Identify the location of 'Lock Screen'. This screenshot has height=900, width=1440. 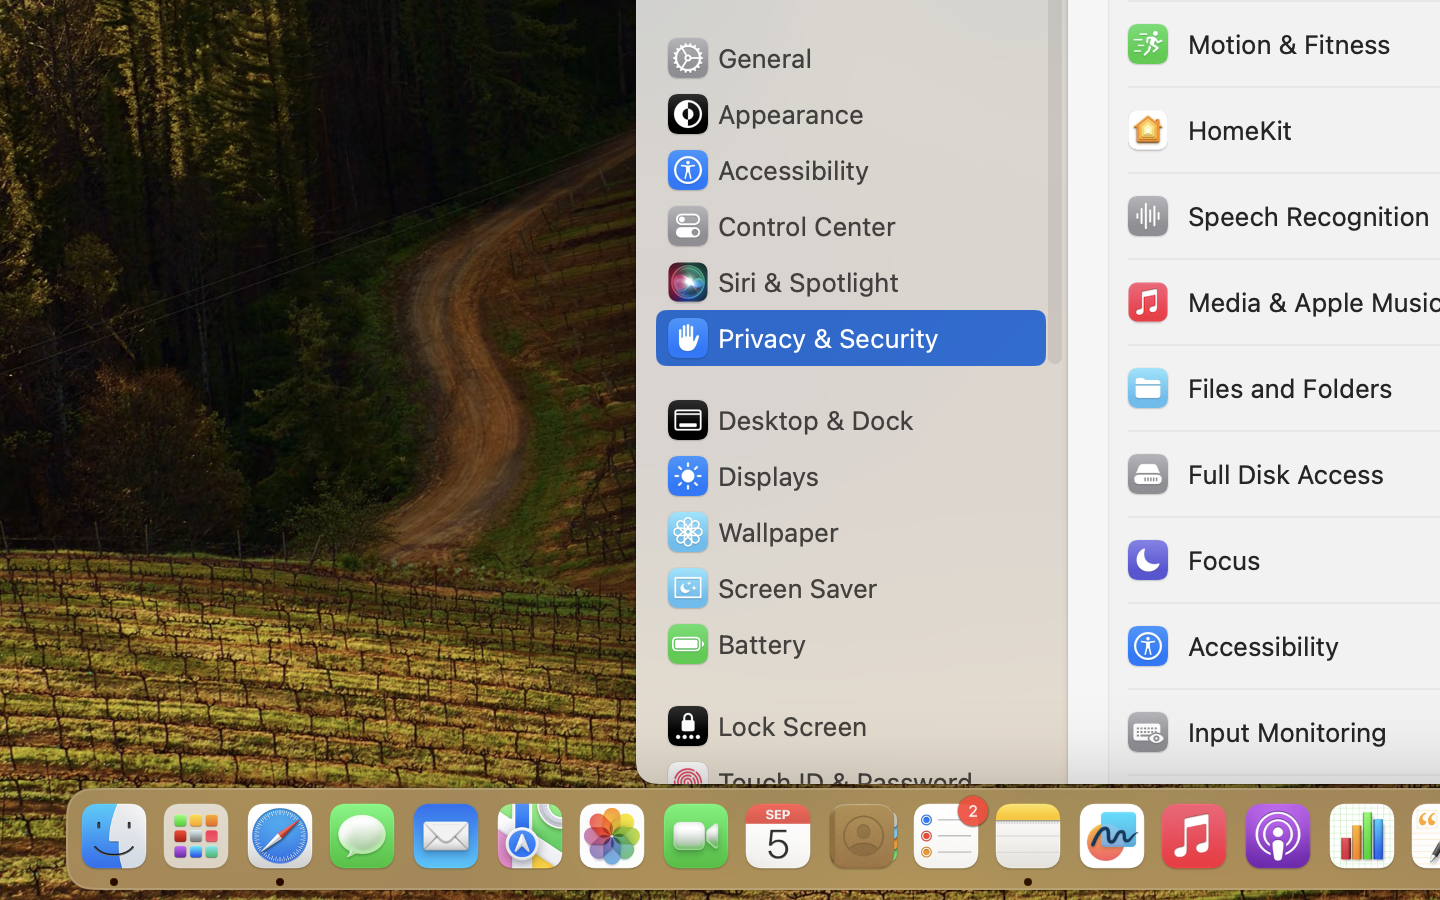
(764, 725).